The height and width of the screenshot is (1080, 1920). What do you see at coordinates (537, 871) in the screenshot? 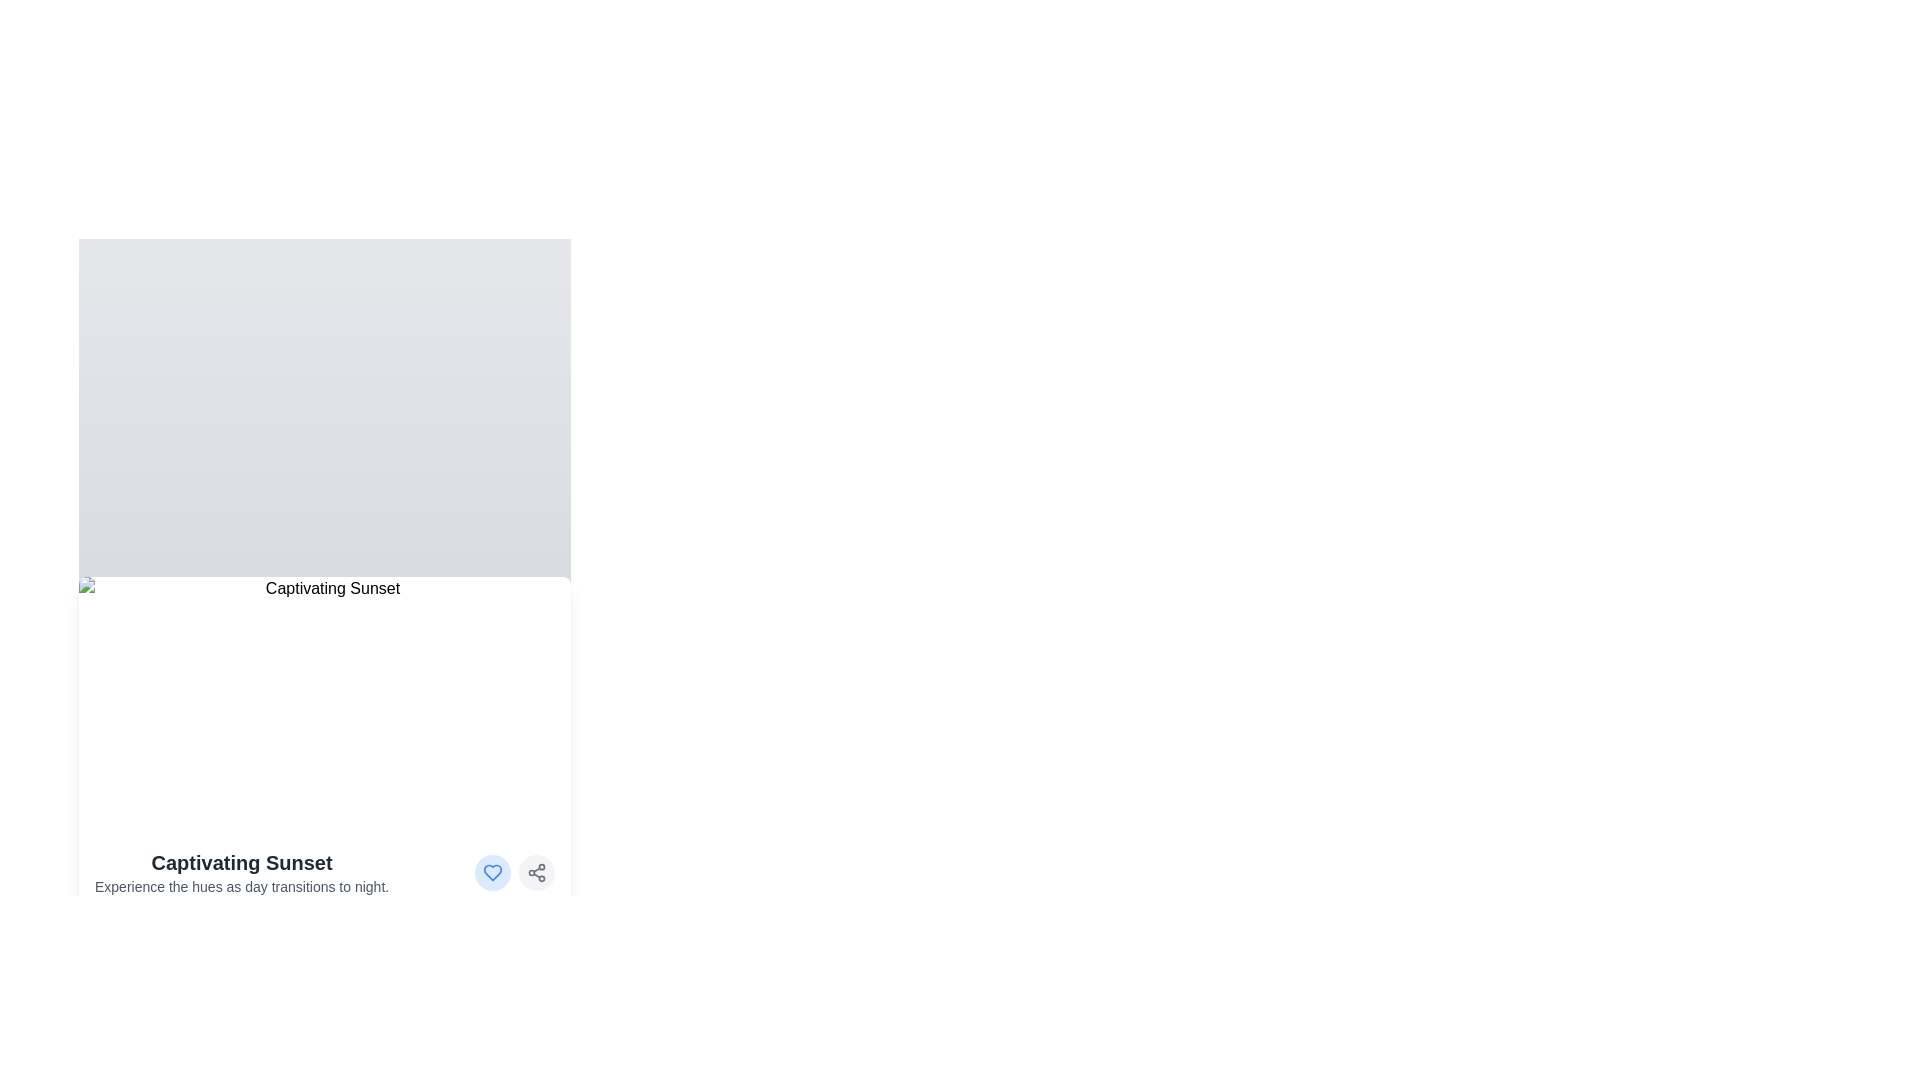
I see `the share icon located in the bottom right corner of the visible card` at bounding box center [537, 871].